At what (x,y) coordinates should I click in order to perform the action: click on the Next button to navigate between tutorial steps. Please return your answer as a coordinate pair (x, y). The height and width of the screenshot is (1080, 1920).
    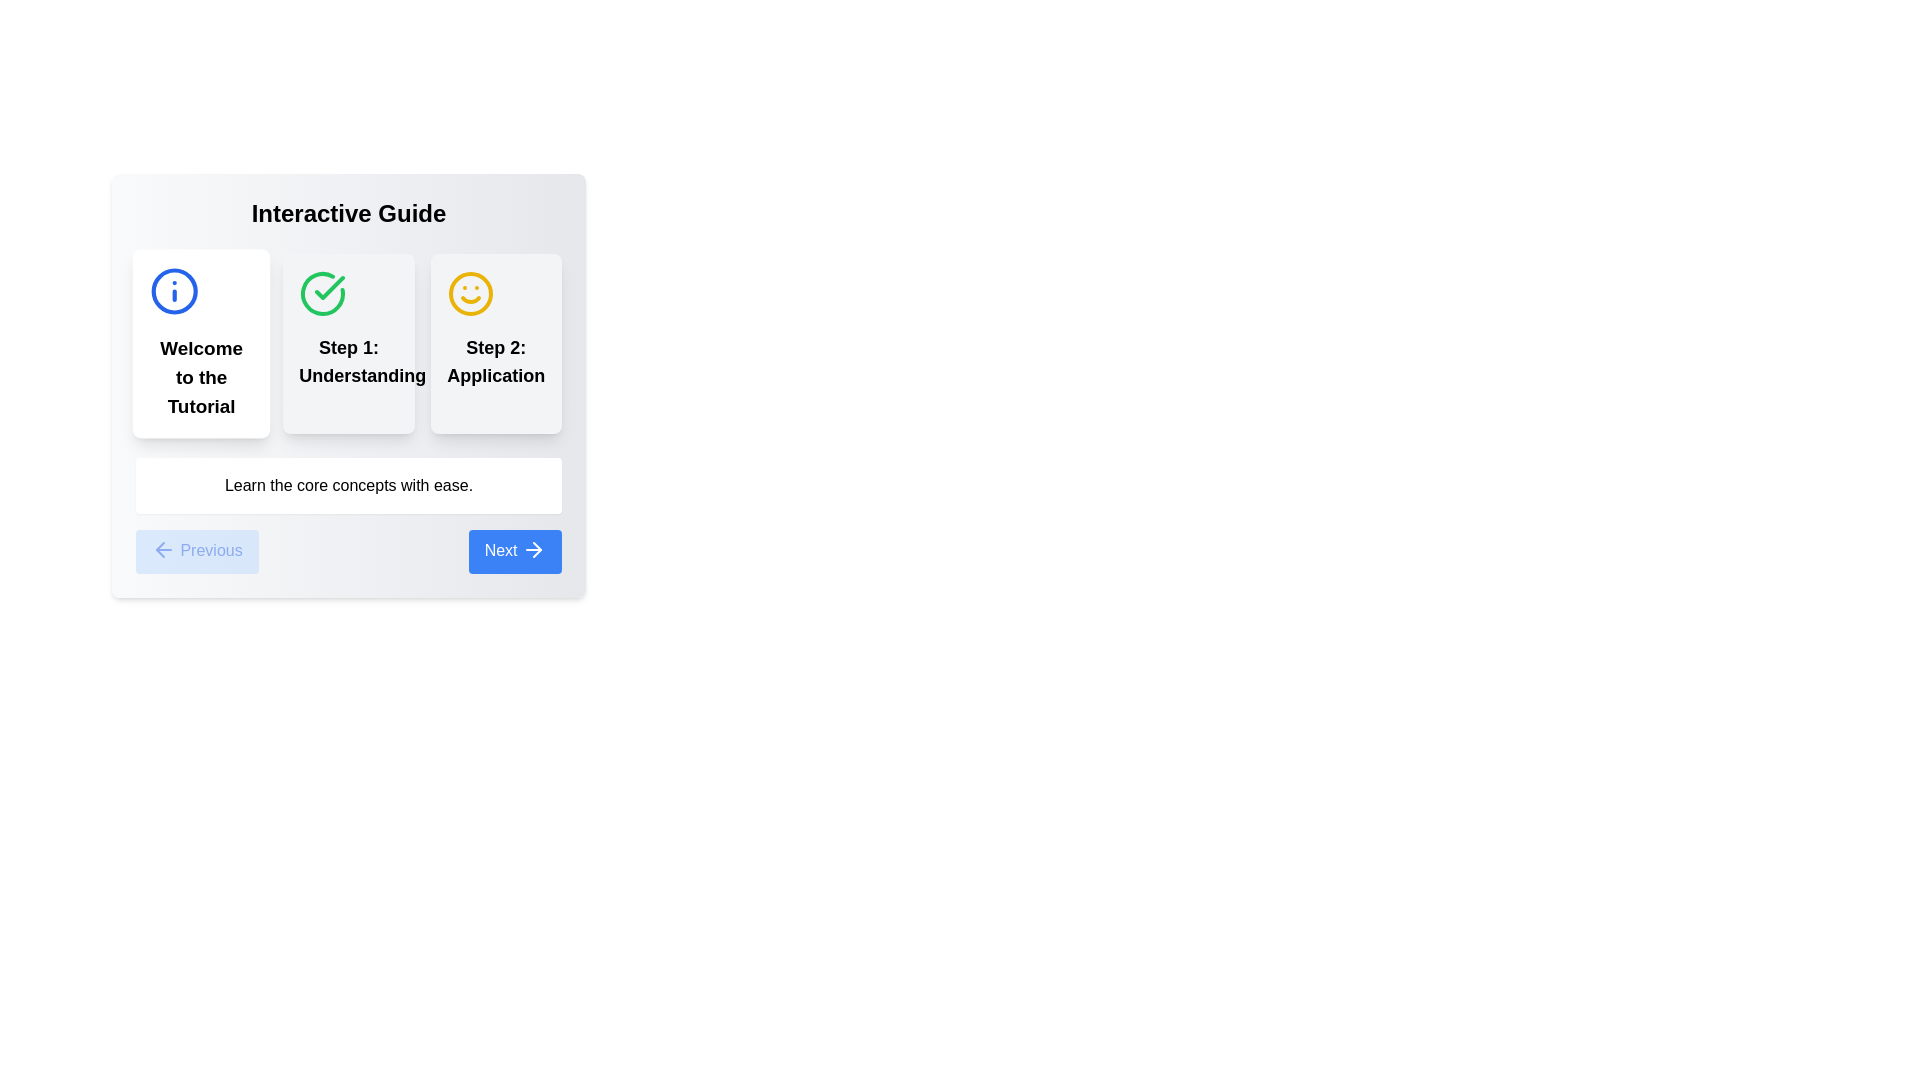
    Looking at the image, I should click on (514, 551).